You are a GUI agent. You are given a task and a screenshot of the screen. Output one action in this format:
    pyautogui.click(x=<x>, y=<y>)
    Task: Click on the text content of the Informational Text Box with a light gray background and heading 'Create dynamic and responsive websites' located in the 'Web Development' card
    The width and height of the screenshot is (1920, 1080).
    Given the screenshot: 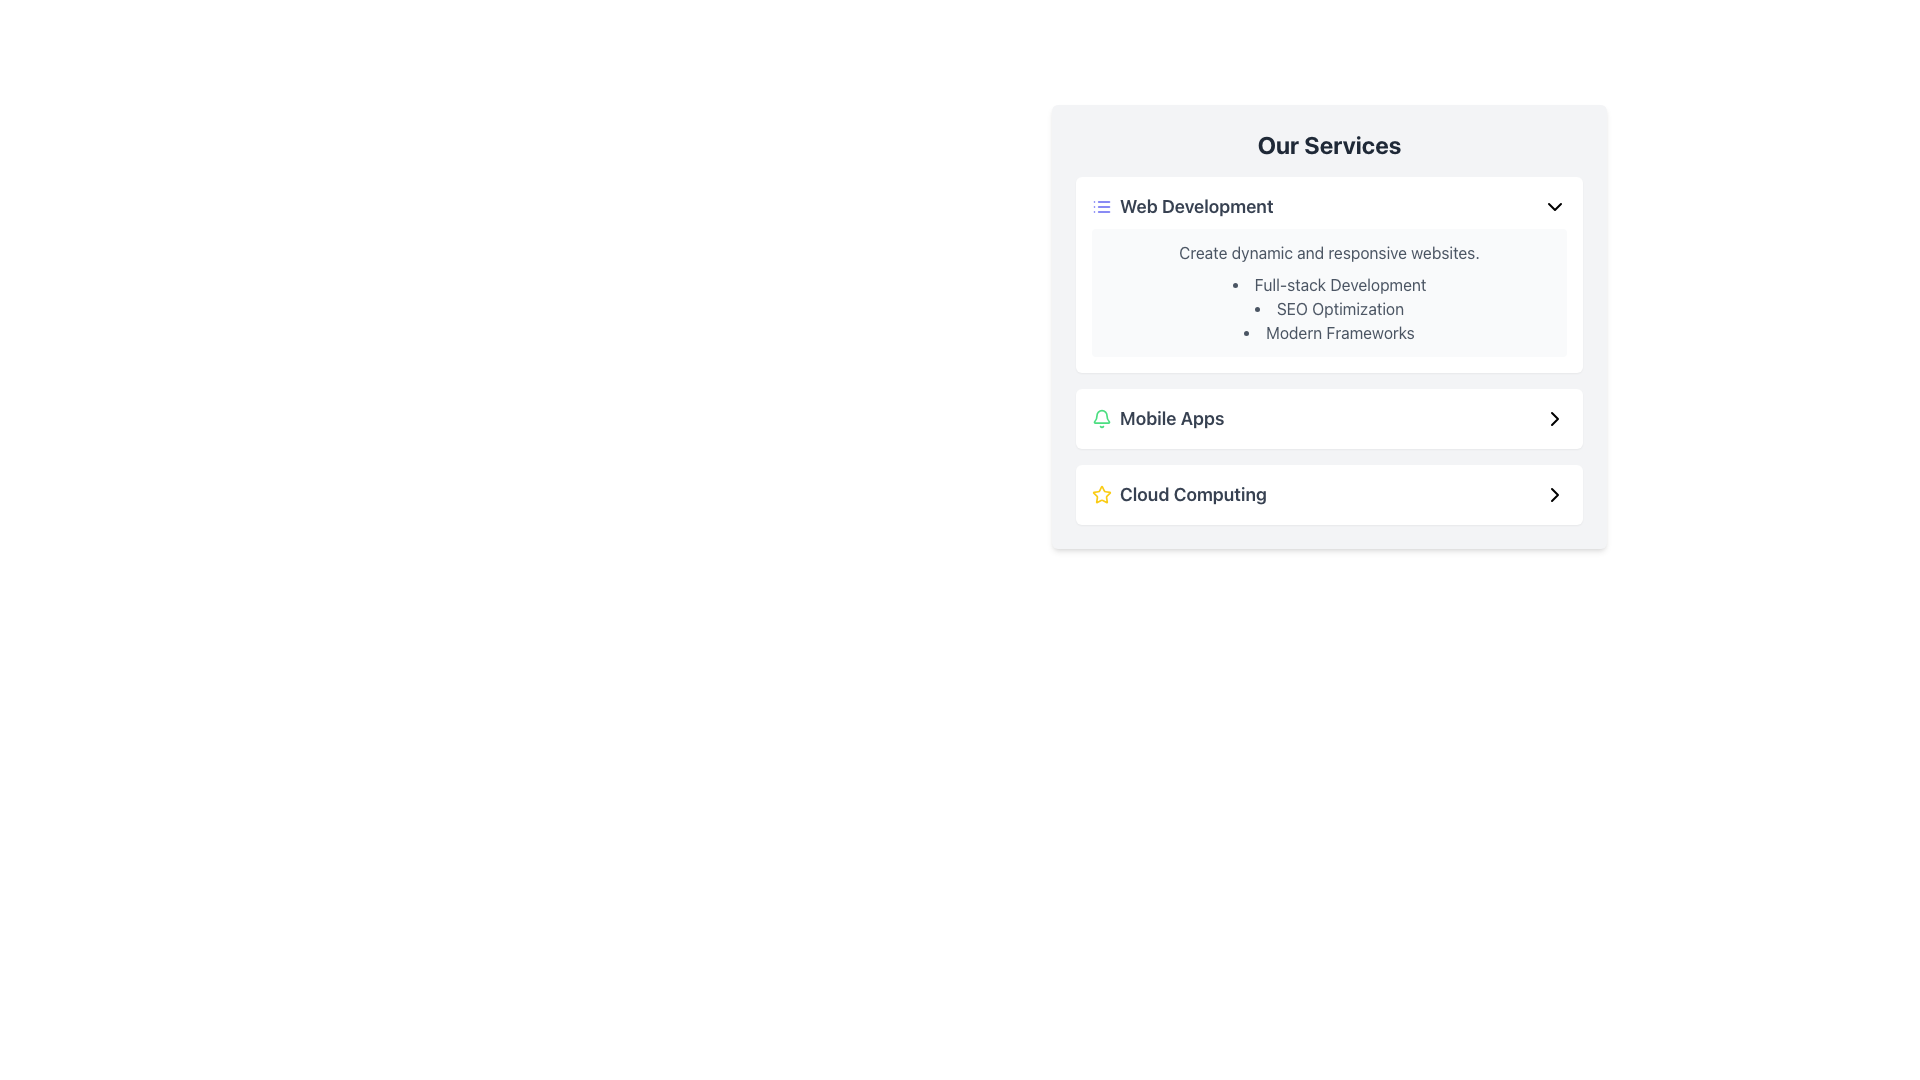 What is the action you would take?
    pyautogui.click(x=1329, y=293)
    